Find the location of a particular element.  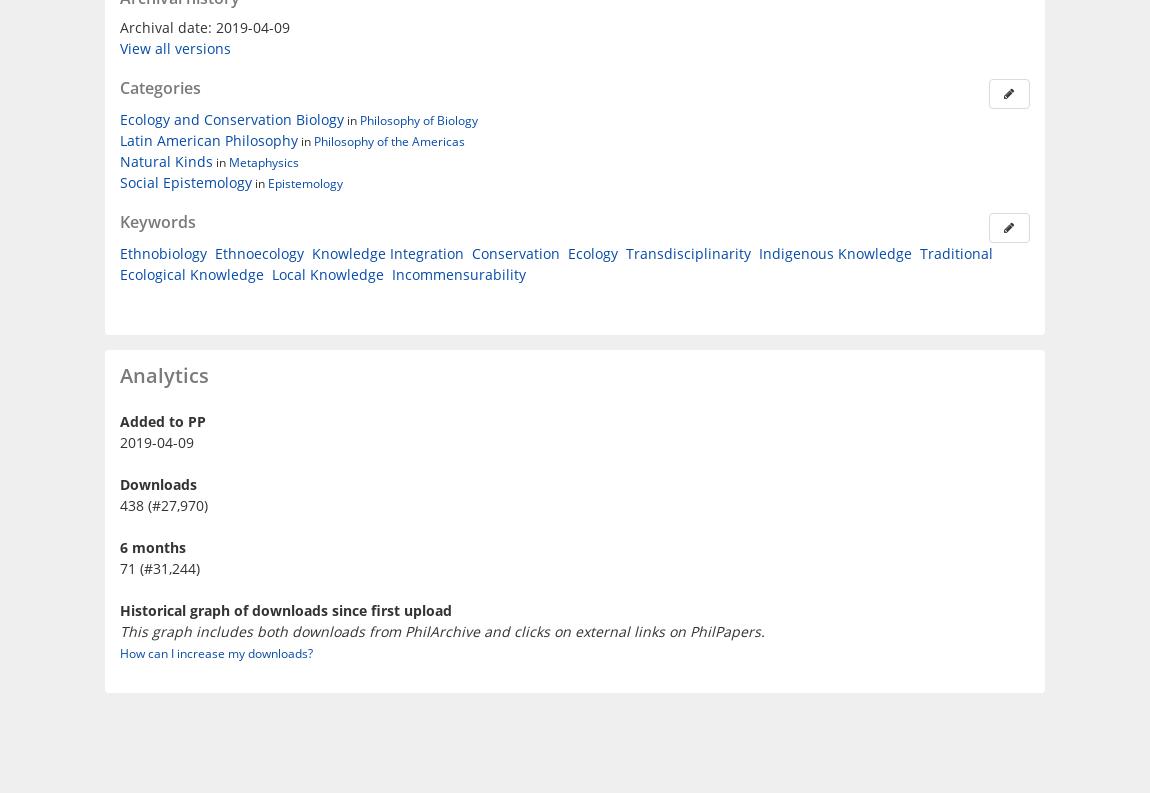

'View all versions' is located at coordinates (174, 47).